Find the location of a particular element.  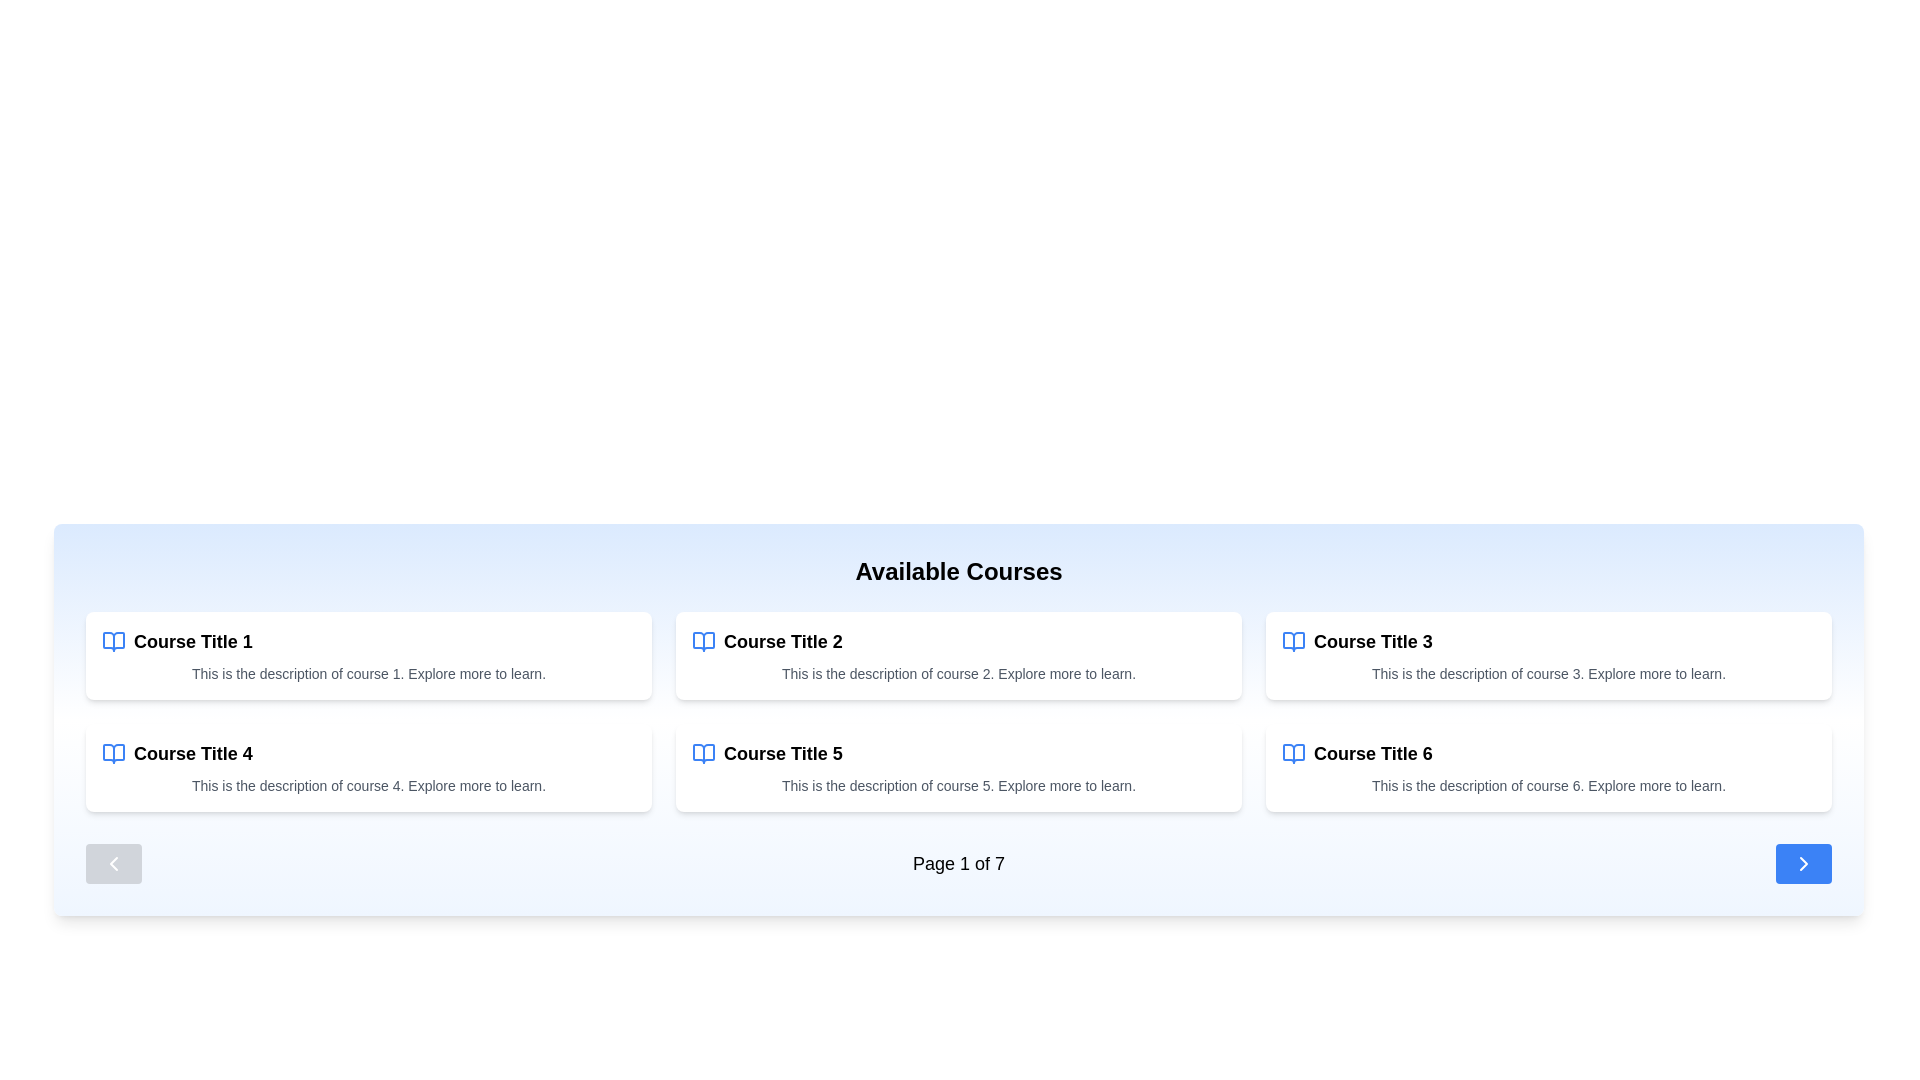

the text display reading 'This is the description of course 1. Explore more to learn.' located directly below the title 'Course Title 1' within the first course card is located at coordinates (369, 674).